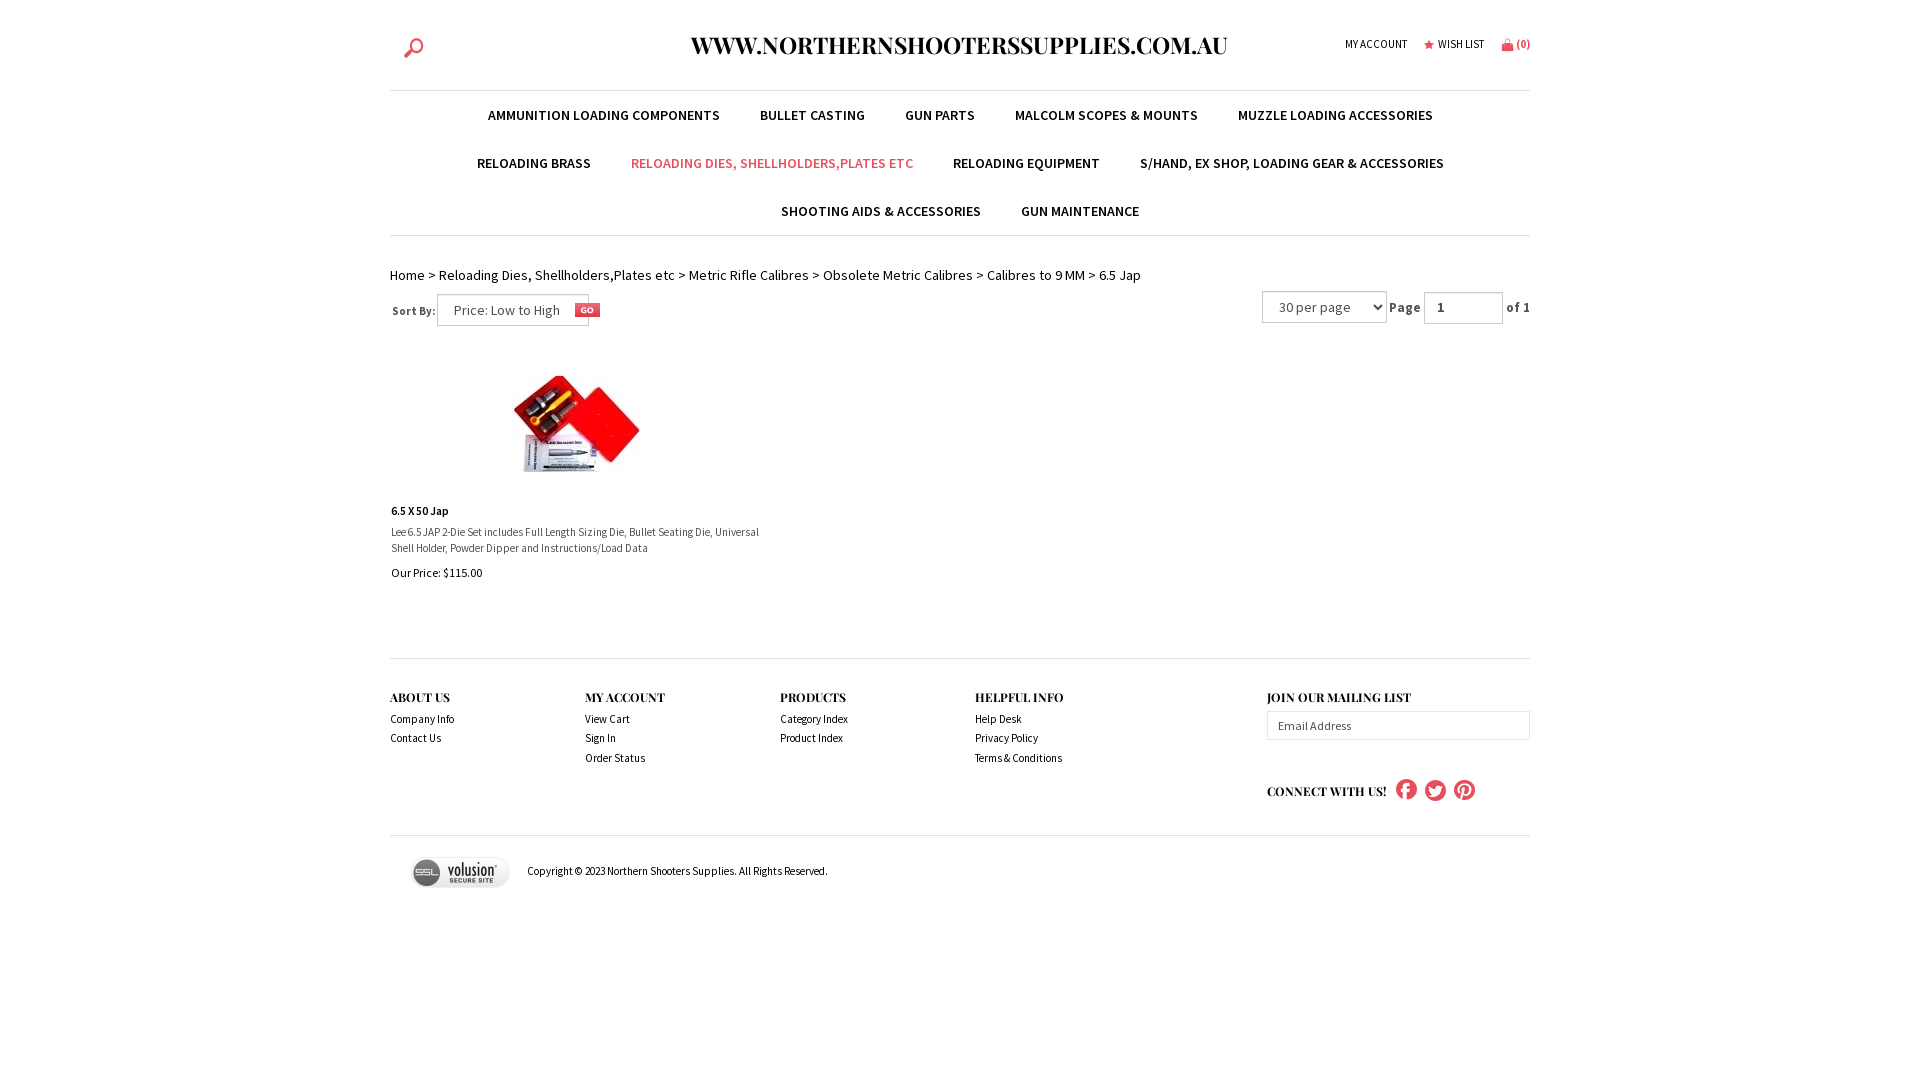  What do you see at coordinates (1510, 725) in the screenshot?
I see `'Subscribe'` at bounding box center [1510, 725].